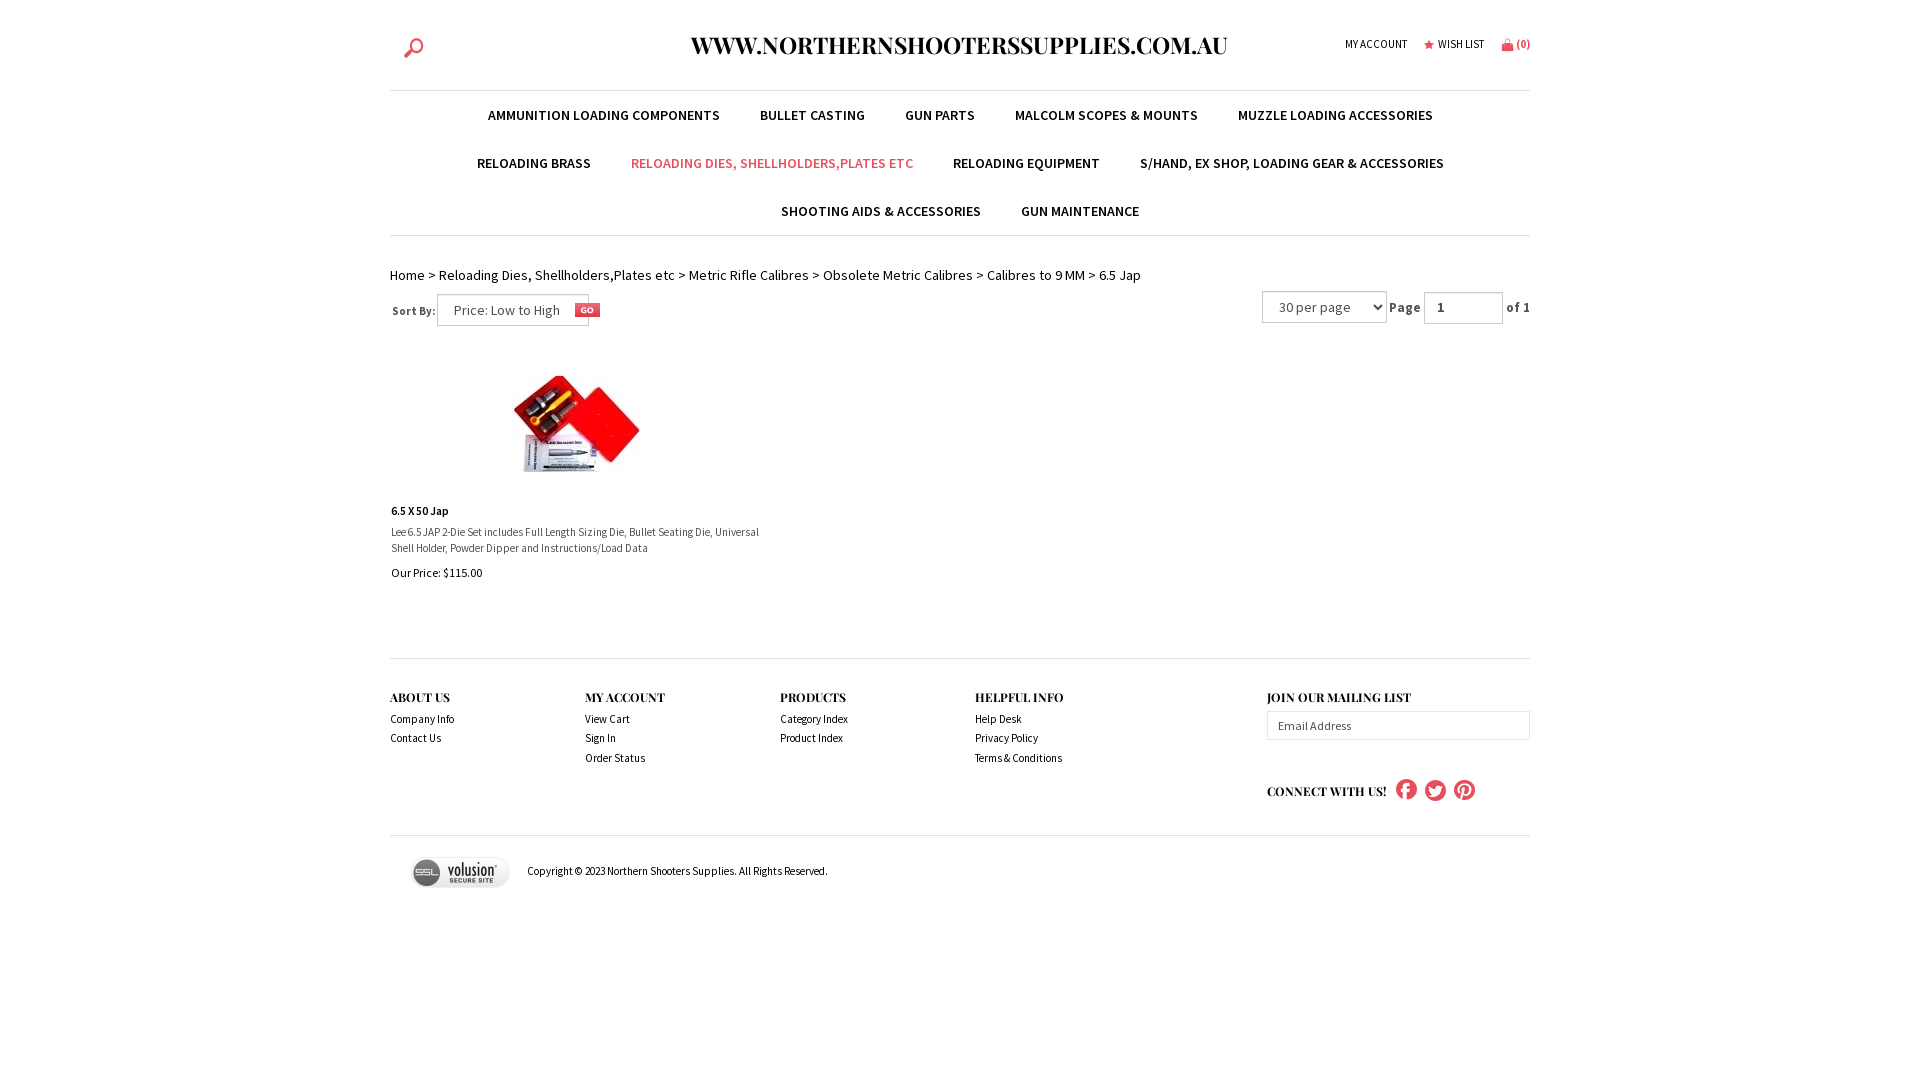  What do you see at coordinates (1510, 725) in the screenshot?
I see `'Subscribe'` at bounding box center [1510, 725].